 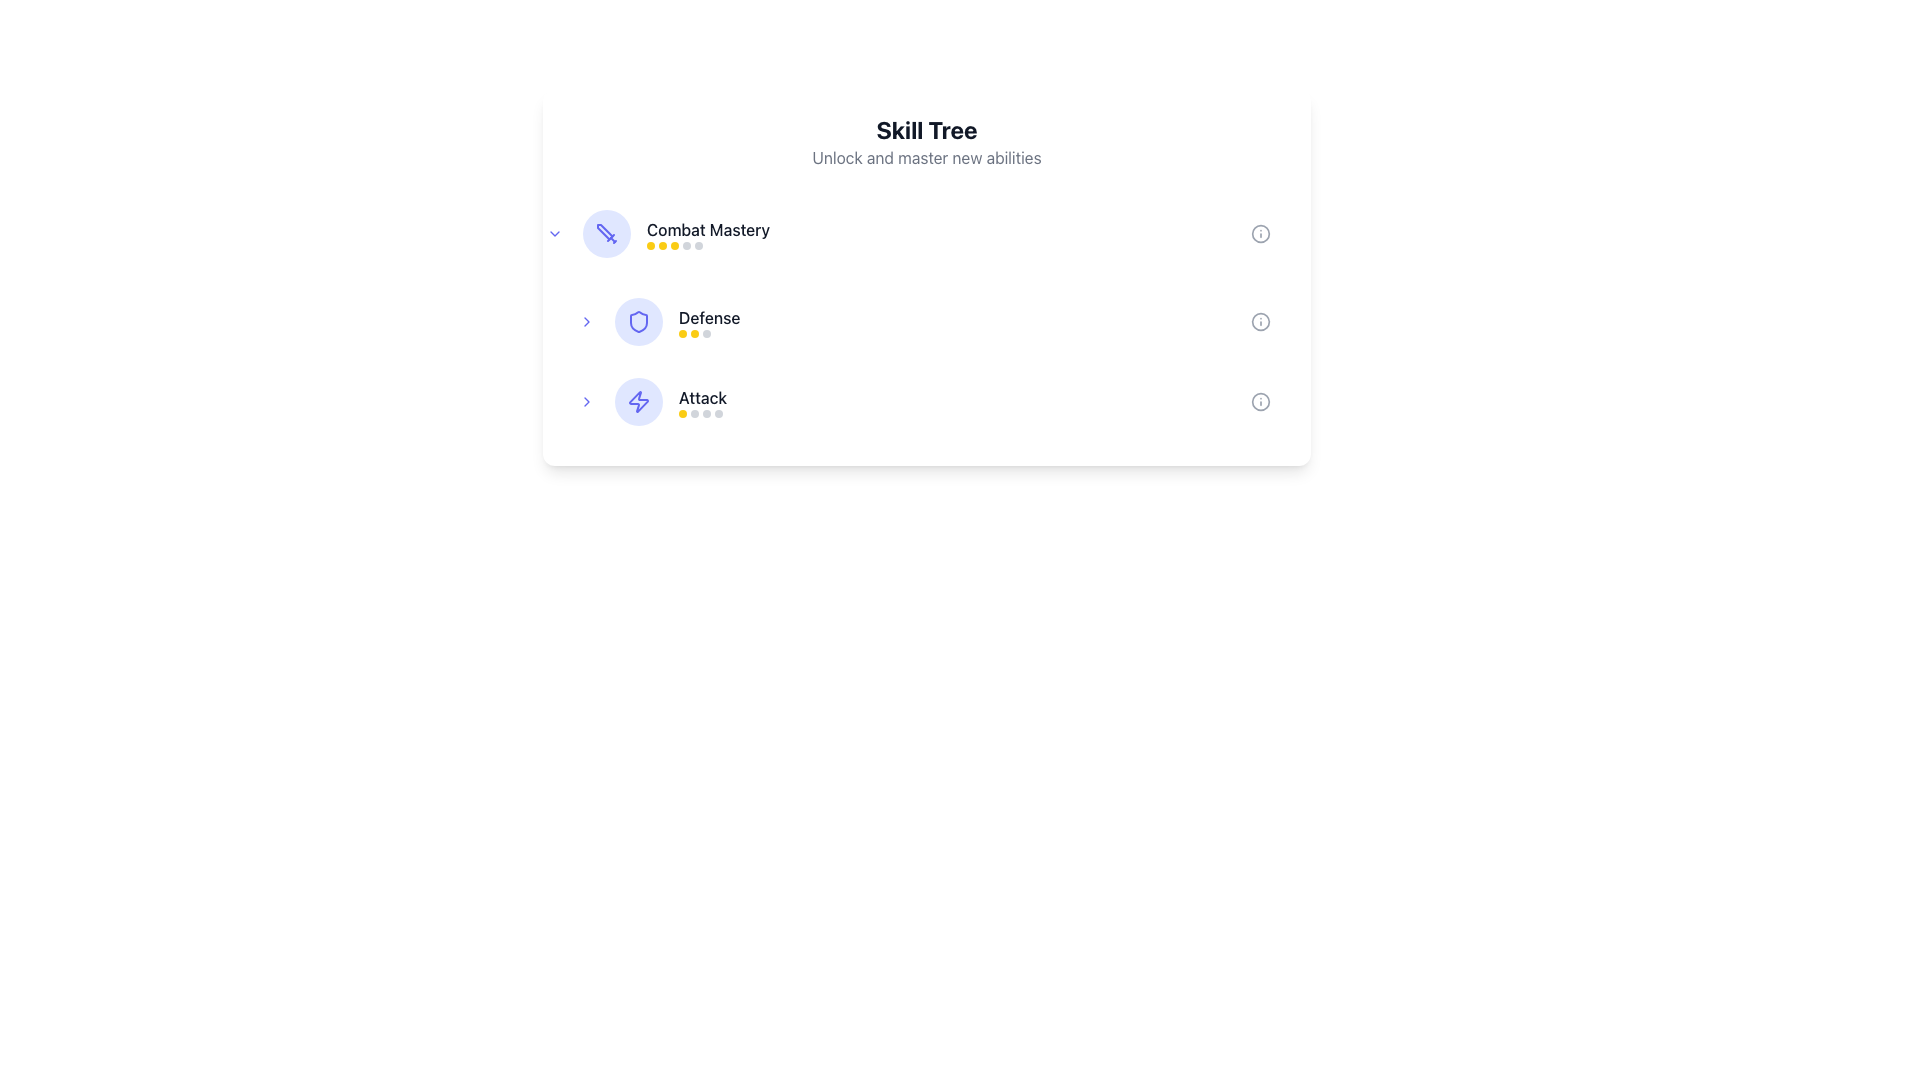 I want to click on a skill entry in the list of interactive items within the 'Skill Tree' card, so click(x=925, y=316).